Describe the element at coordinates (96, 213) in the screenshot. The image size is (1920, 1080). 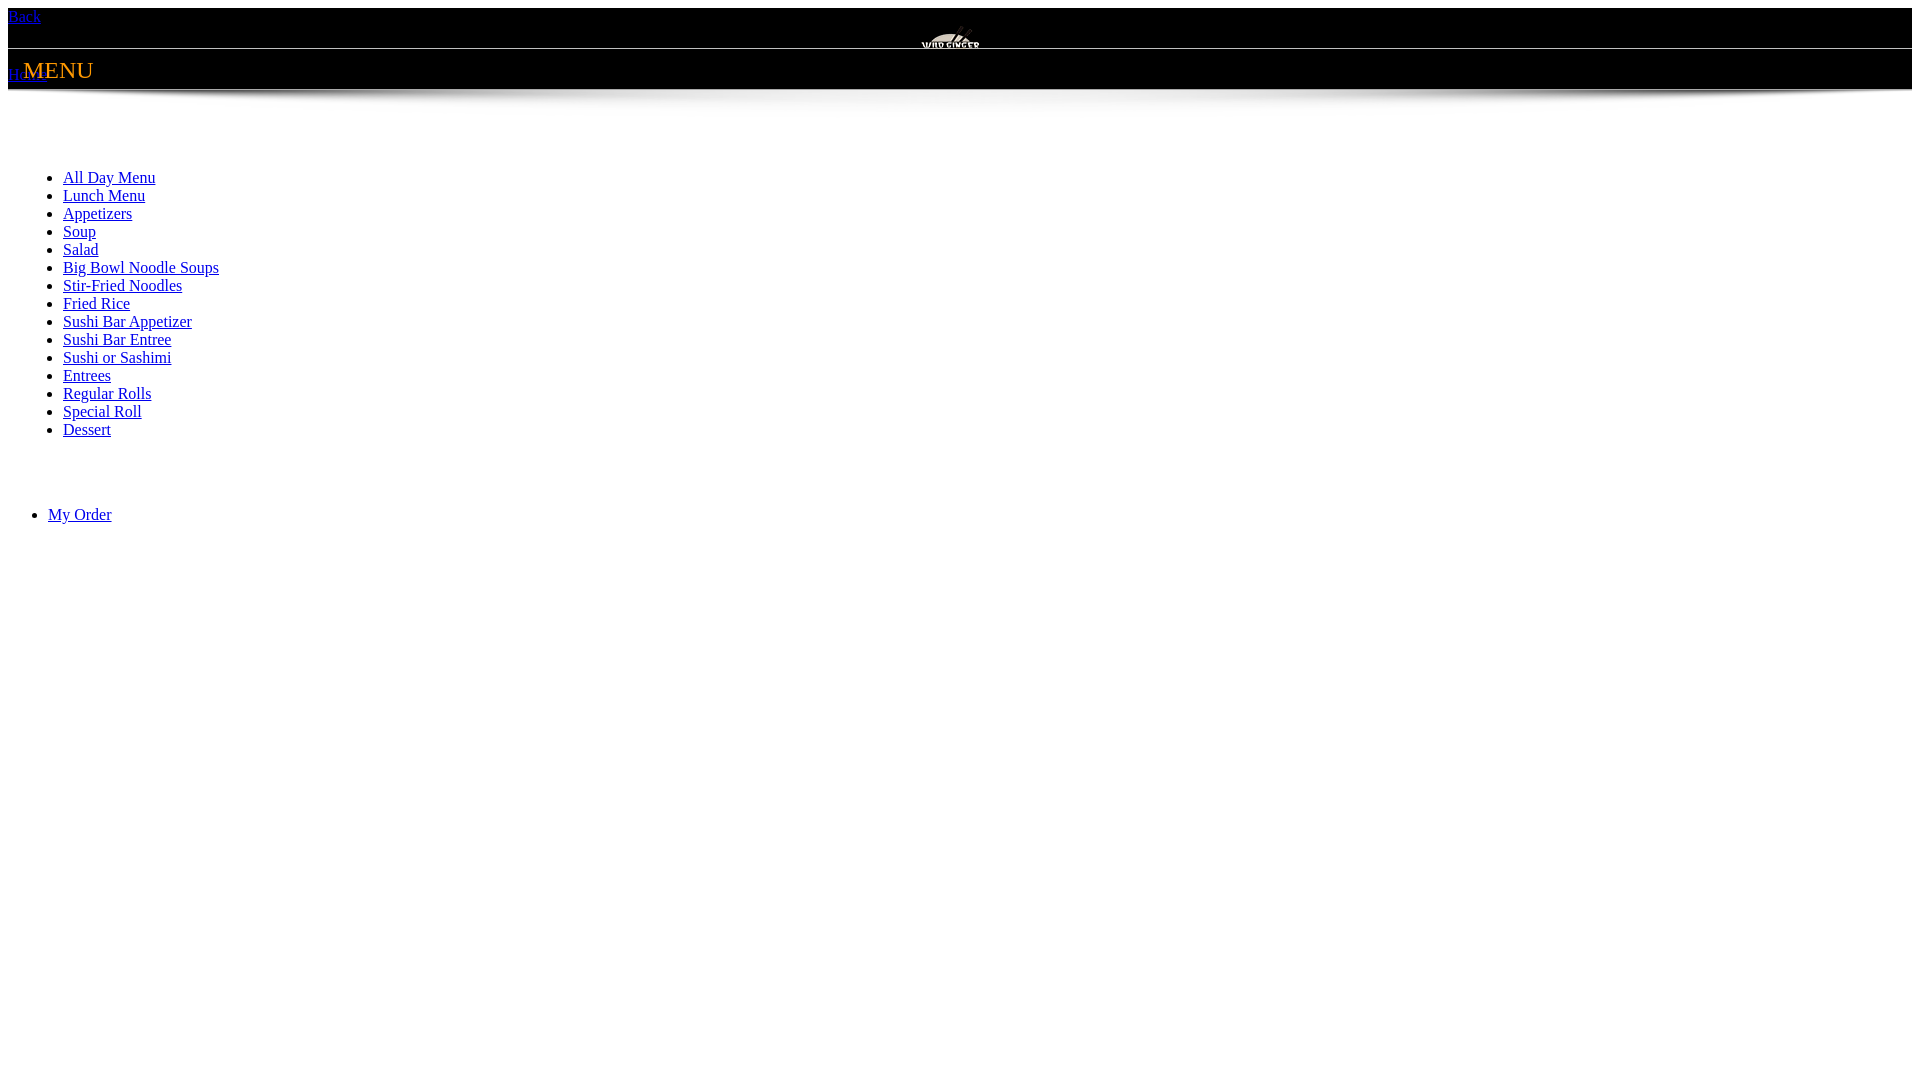
I see `'Appetizers'` at that location.